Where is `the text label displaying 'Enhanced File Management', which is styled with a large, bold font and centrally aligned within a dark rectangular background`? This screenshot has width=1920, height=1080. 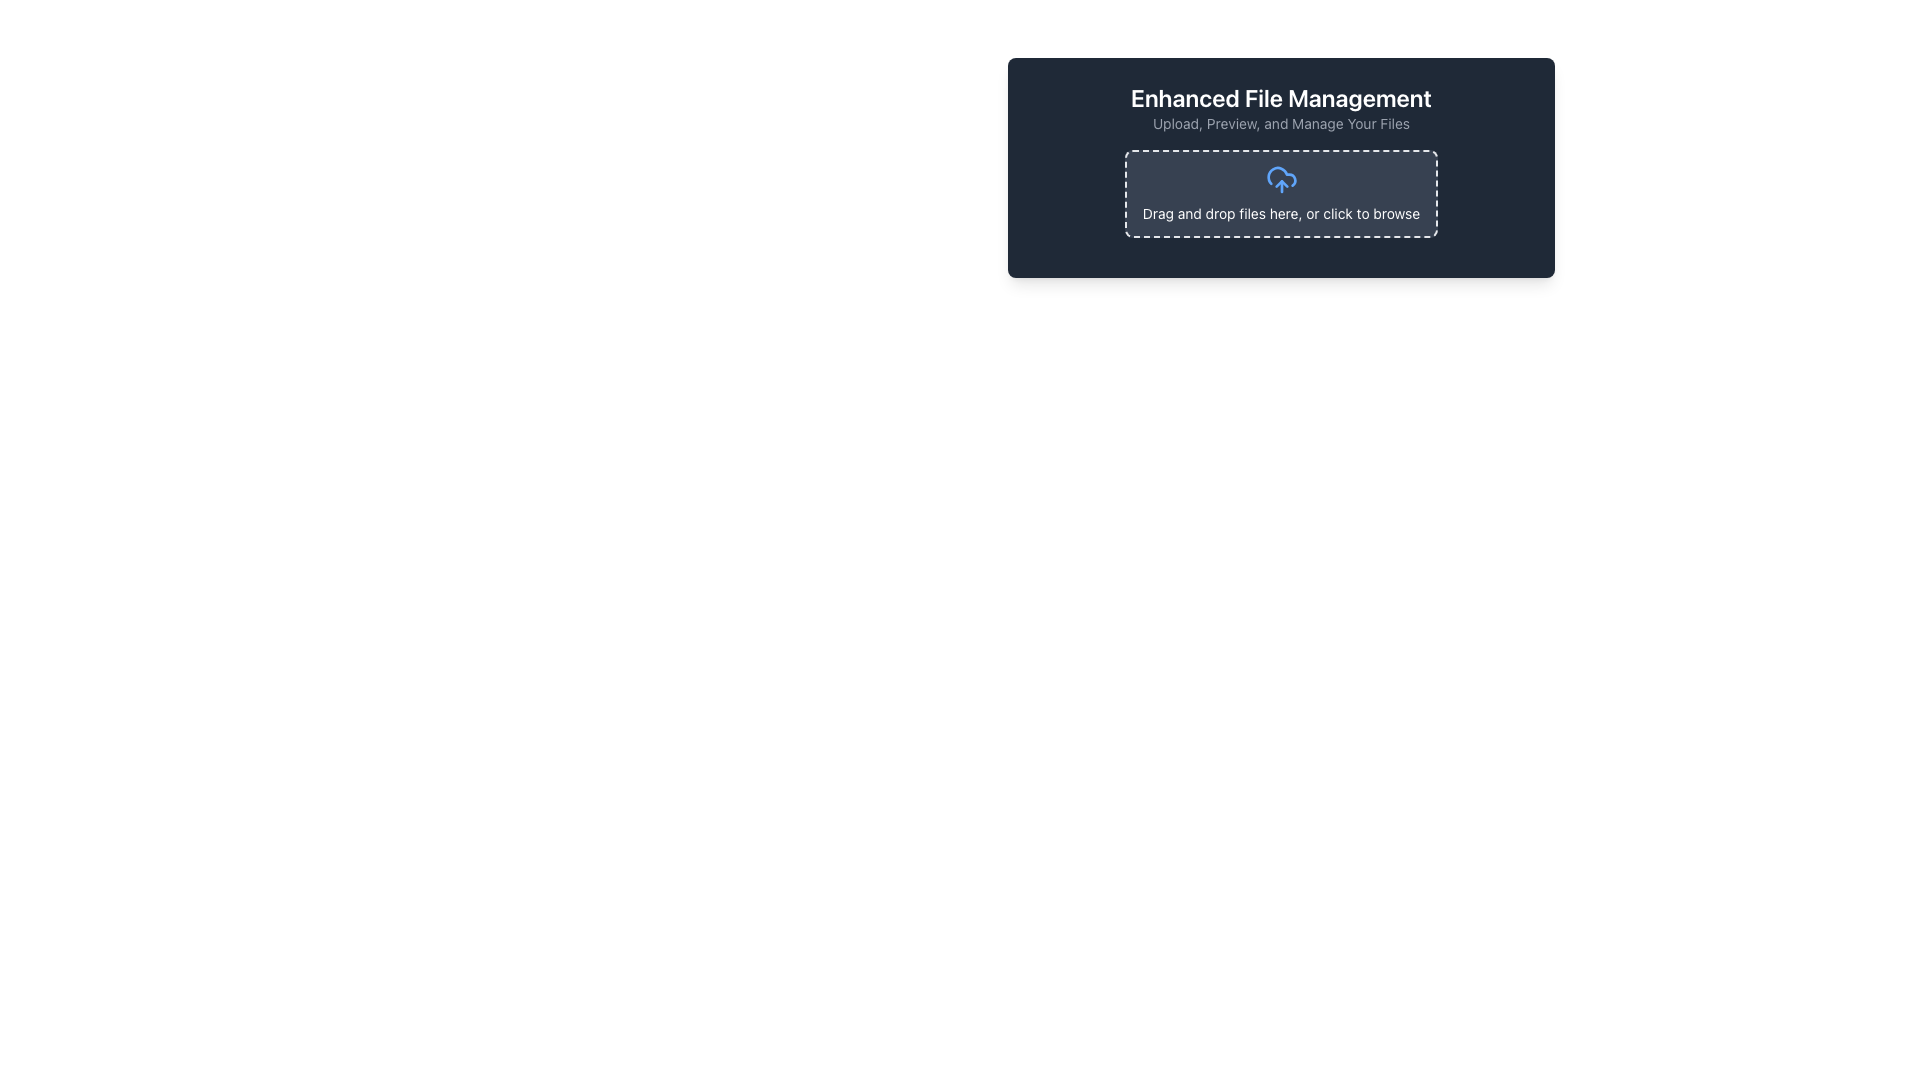 the text label displaying 'Enhanced File Management', which is styled with a large, bold font and centrally aligned within a dark rectangular background is located at coordinates (1281, 97).